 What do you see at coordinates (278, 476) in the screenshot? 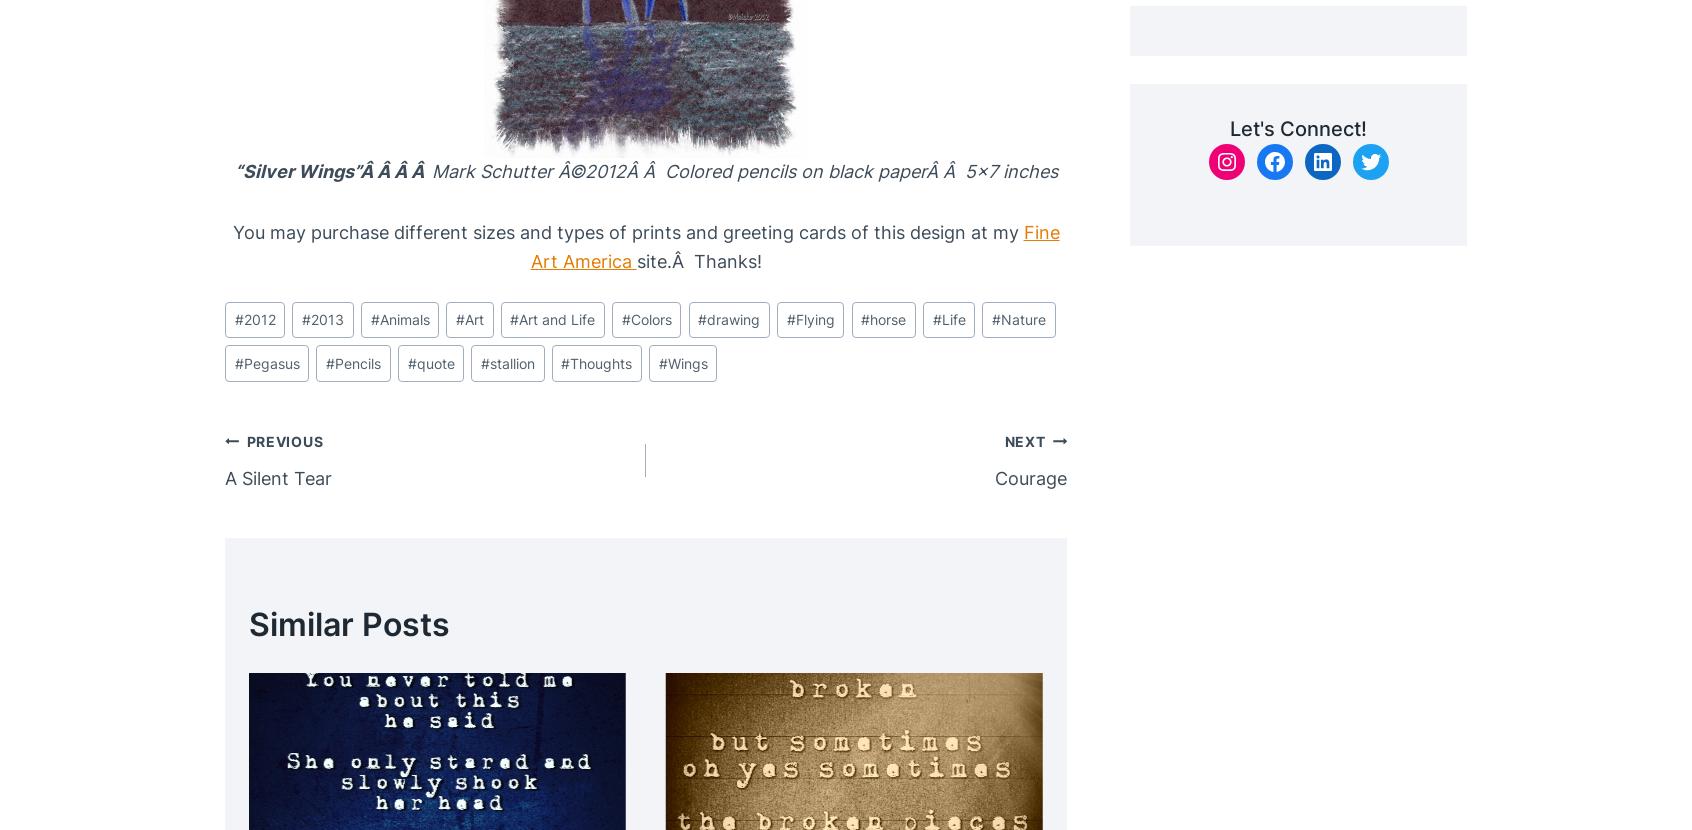
I see `'A Silent Tear'` at bounding box center [278, 476].